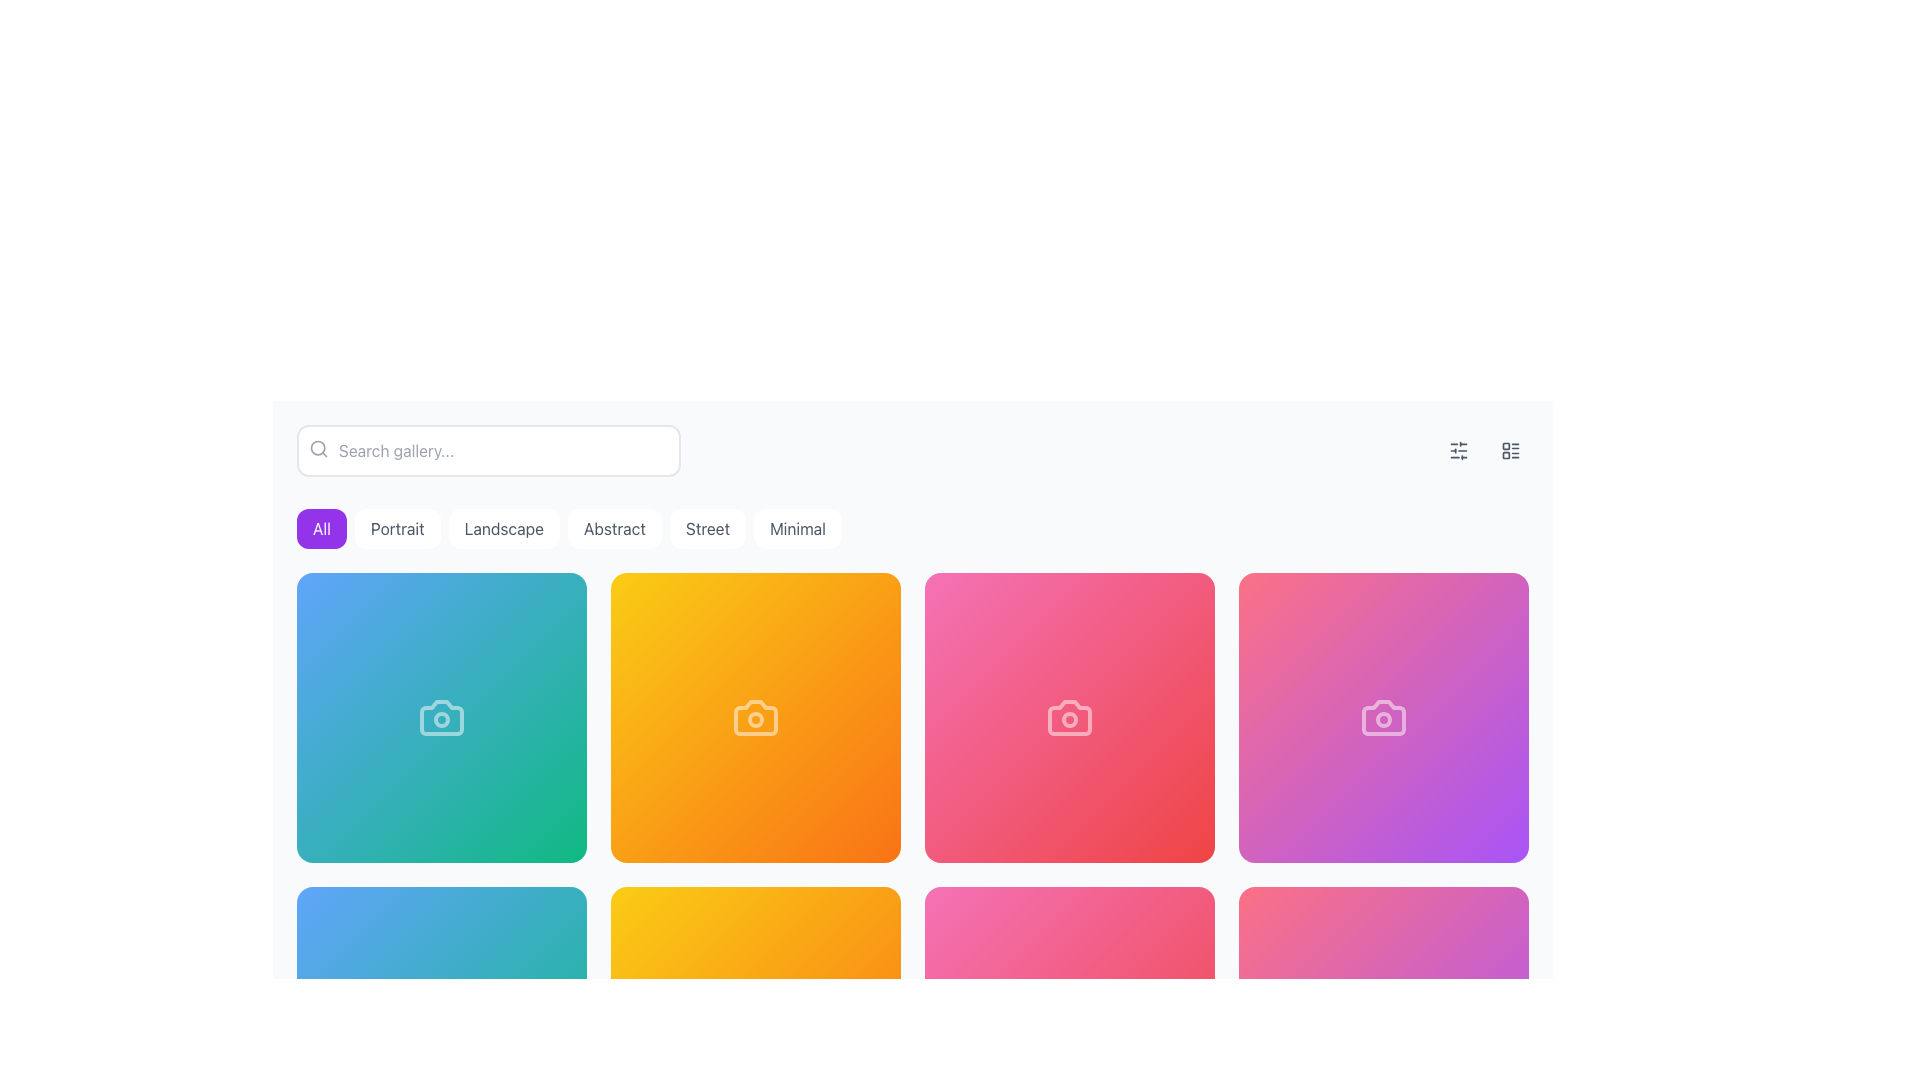 The width and height of the screenshot is (1920, 1080). Describe the element at coordinates (440, 716) in the screenshot. I see `the stylized camera icon outline located at the center of a blue-green gradient box in the first row and first column of a 3x3 grid` at that location.